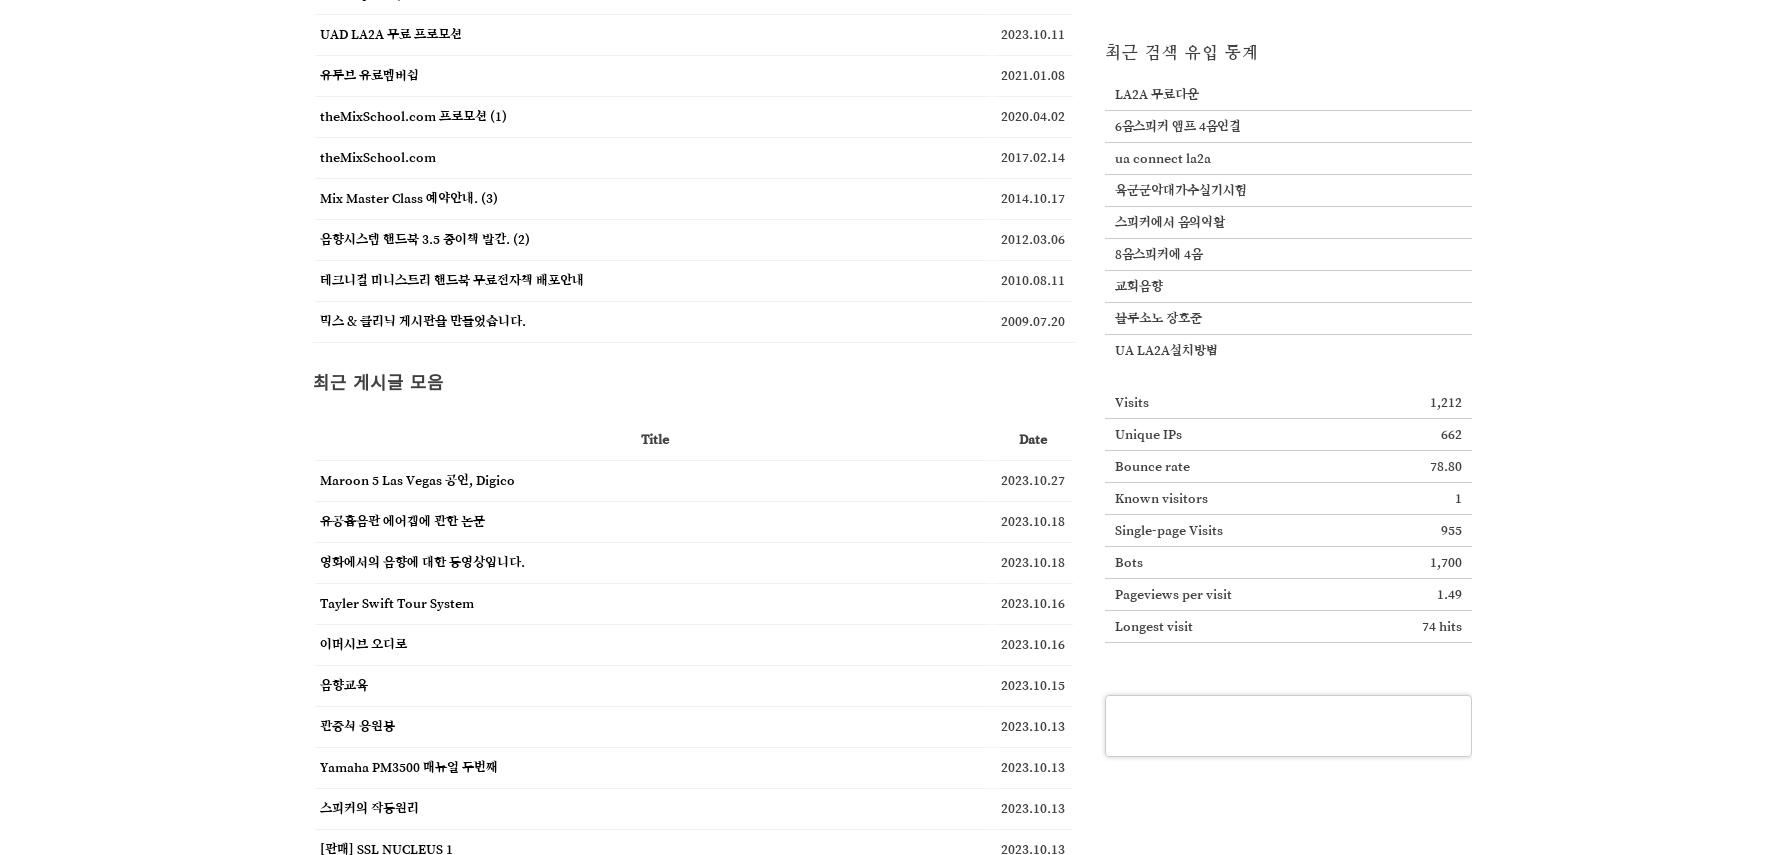 This screenshot has width=1785, height=855. I want to click on '(1)', so click(496, 113).